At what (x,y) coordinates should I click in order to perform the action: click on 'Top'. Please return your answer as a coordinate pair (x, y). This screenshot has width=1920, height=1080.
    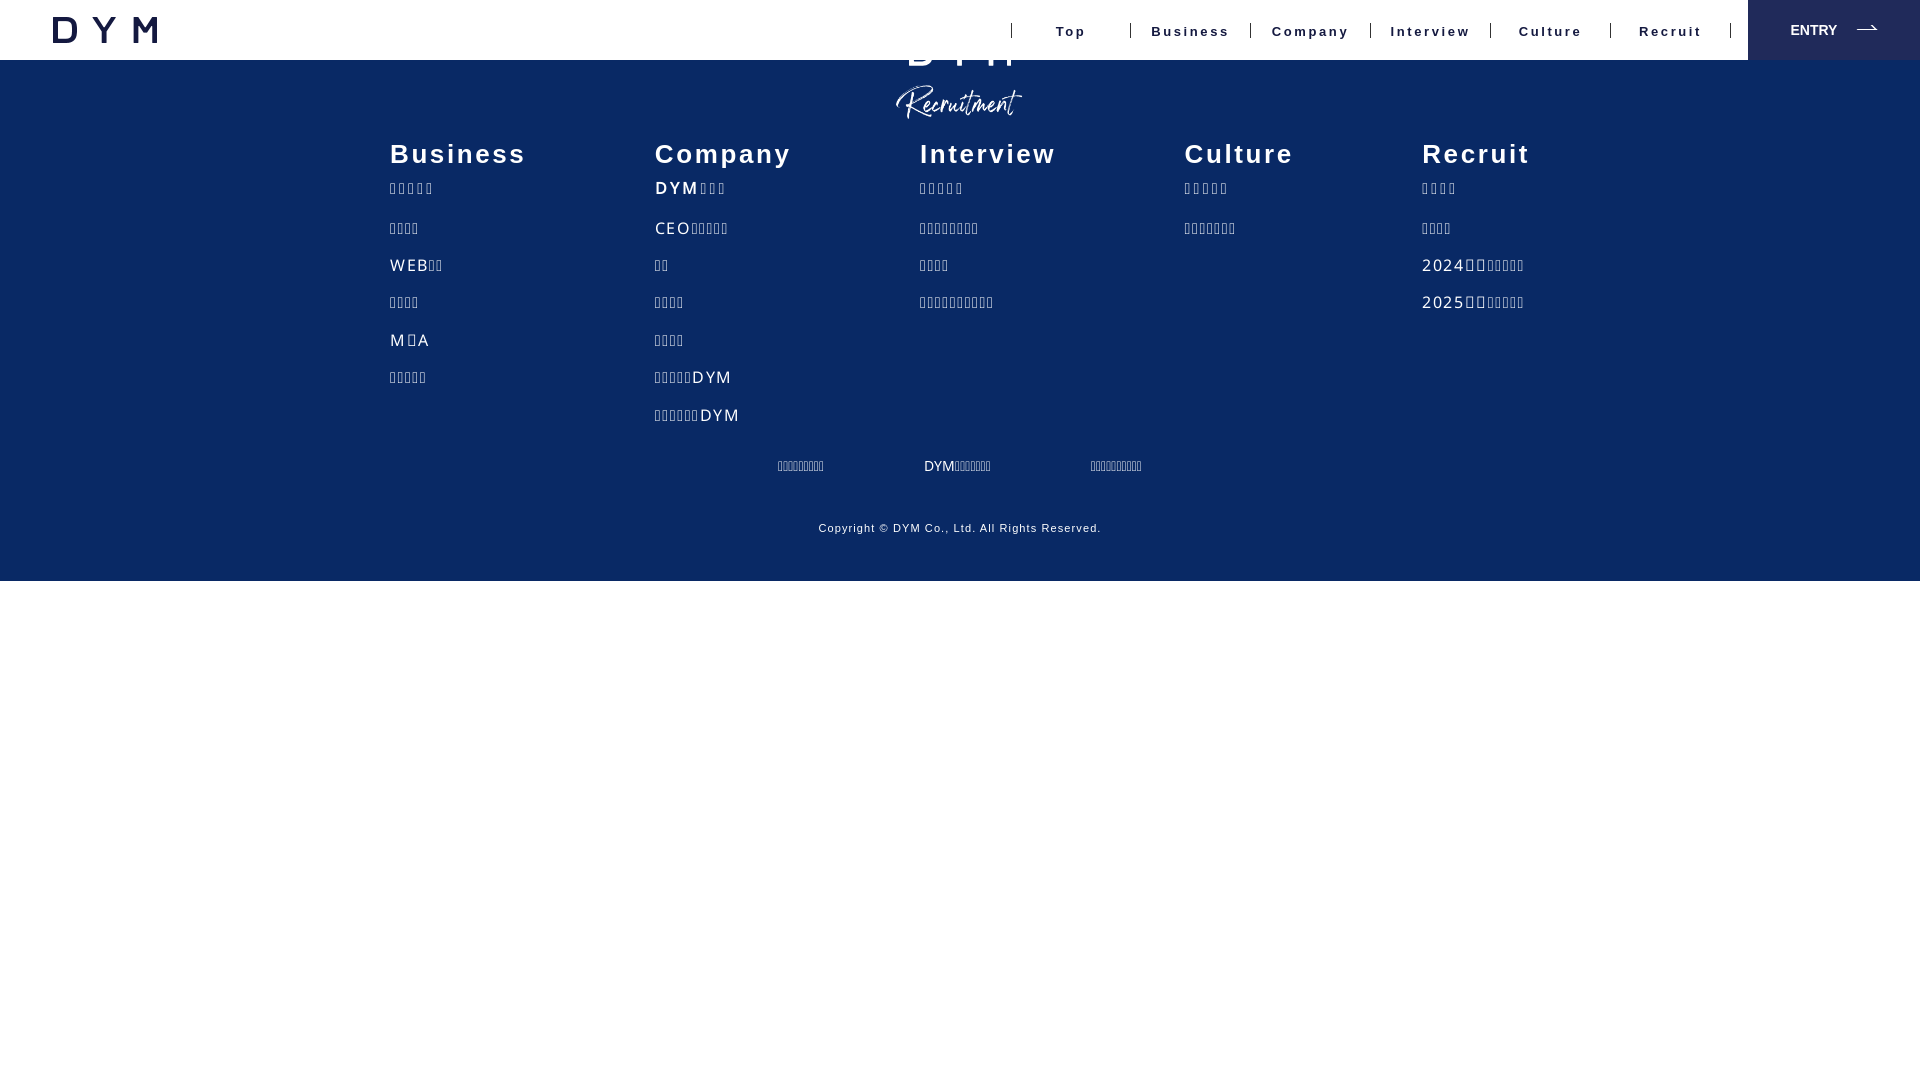
    Looking at the image, I should click on (1069, 50).